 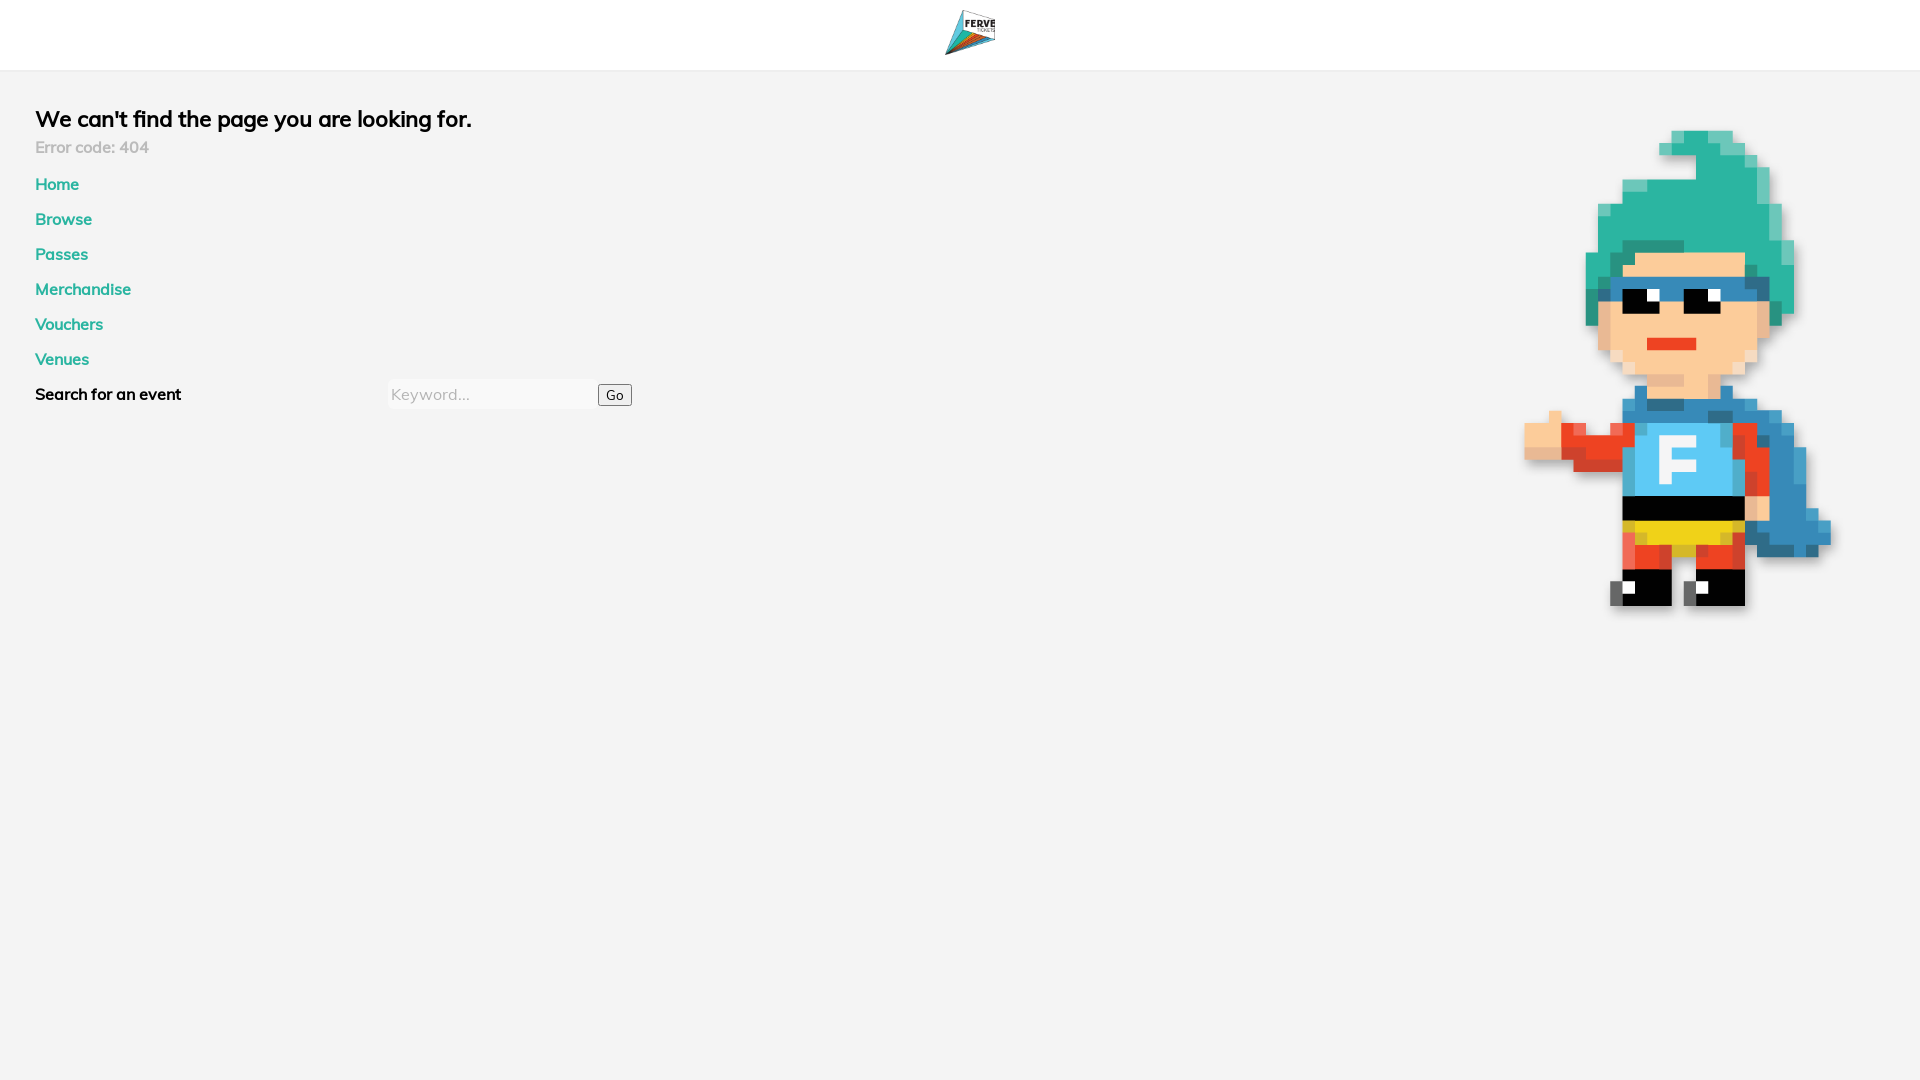 I want to click on 'Go', so click(x=613, y=394).